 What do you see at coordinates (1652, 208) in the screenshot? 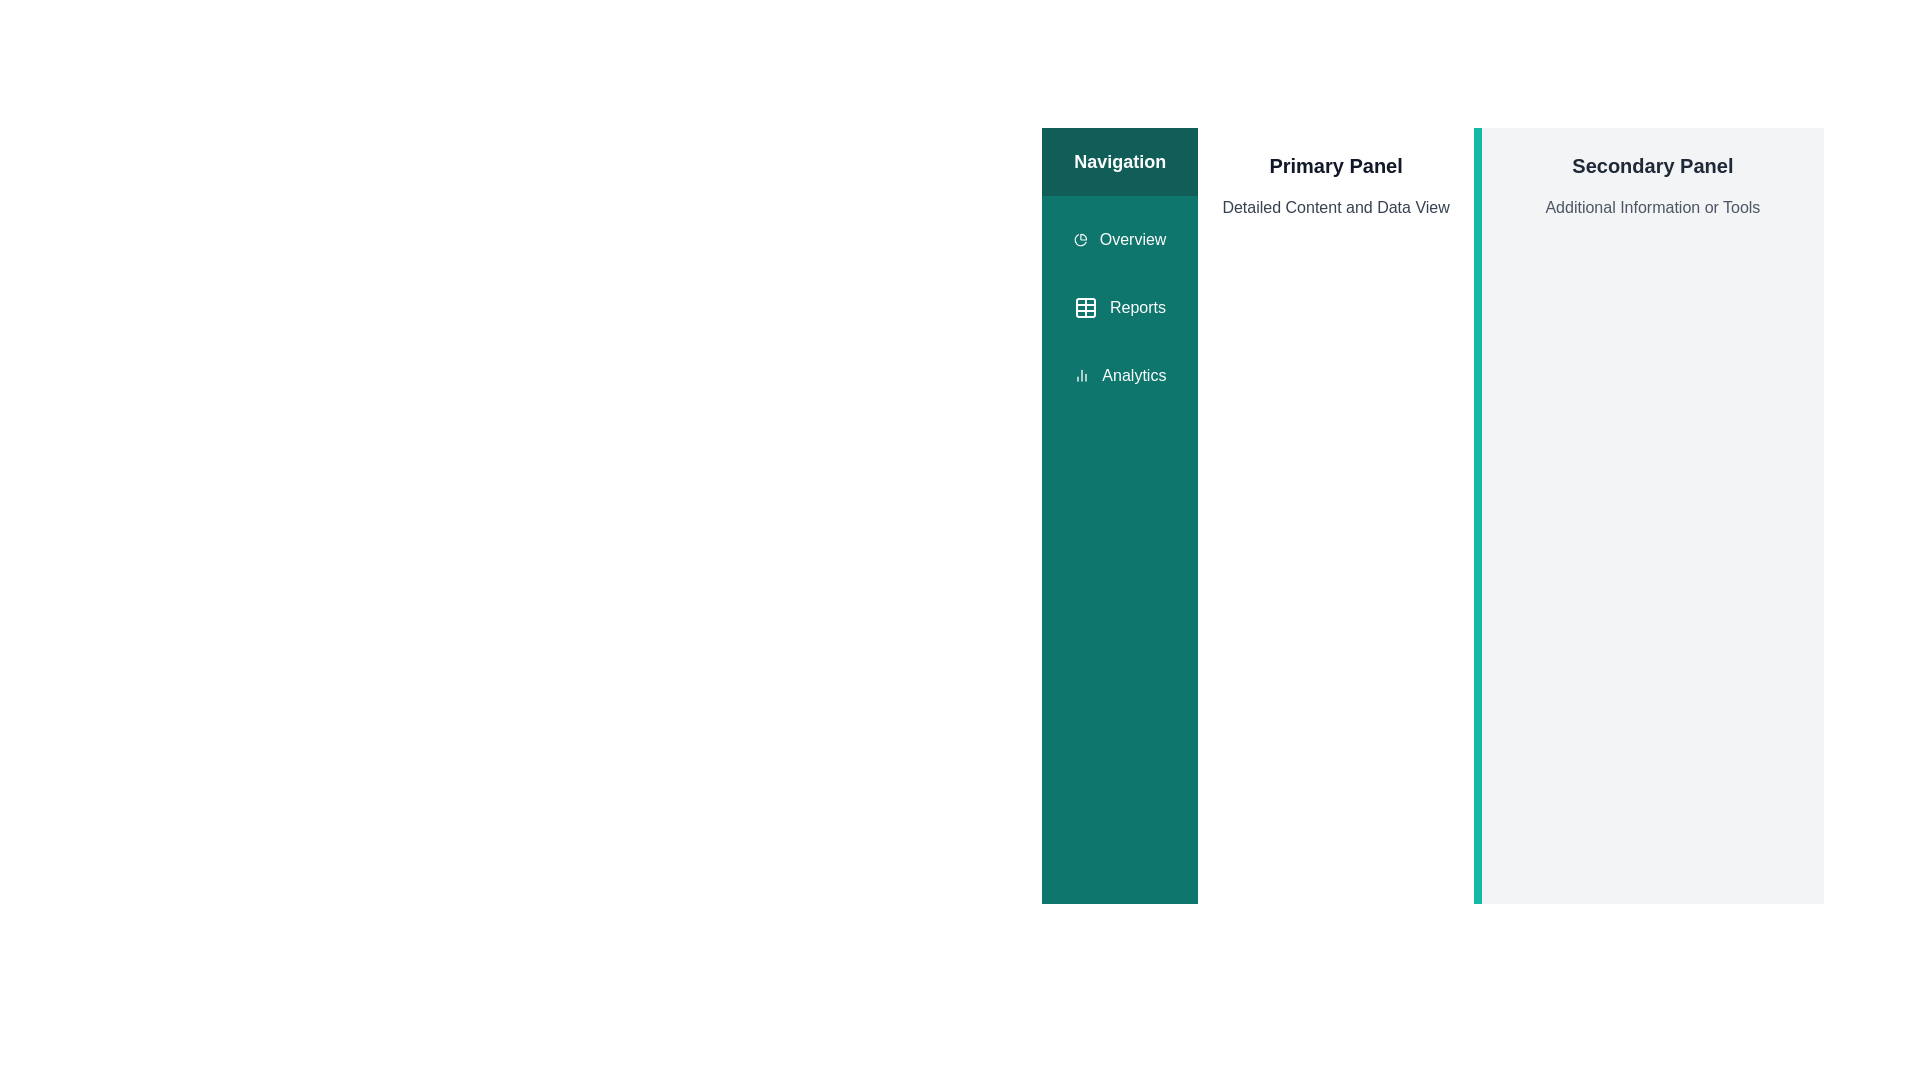
I see `the text label that provides a descriptive heading within the 'Secondary Panel', which is located just below the 'Secondary Panel' header` at bounding box center [1652, 208].